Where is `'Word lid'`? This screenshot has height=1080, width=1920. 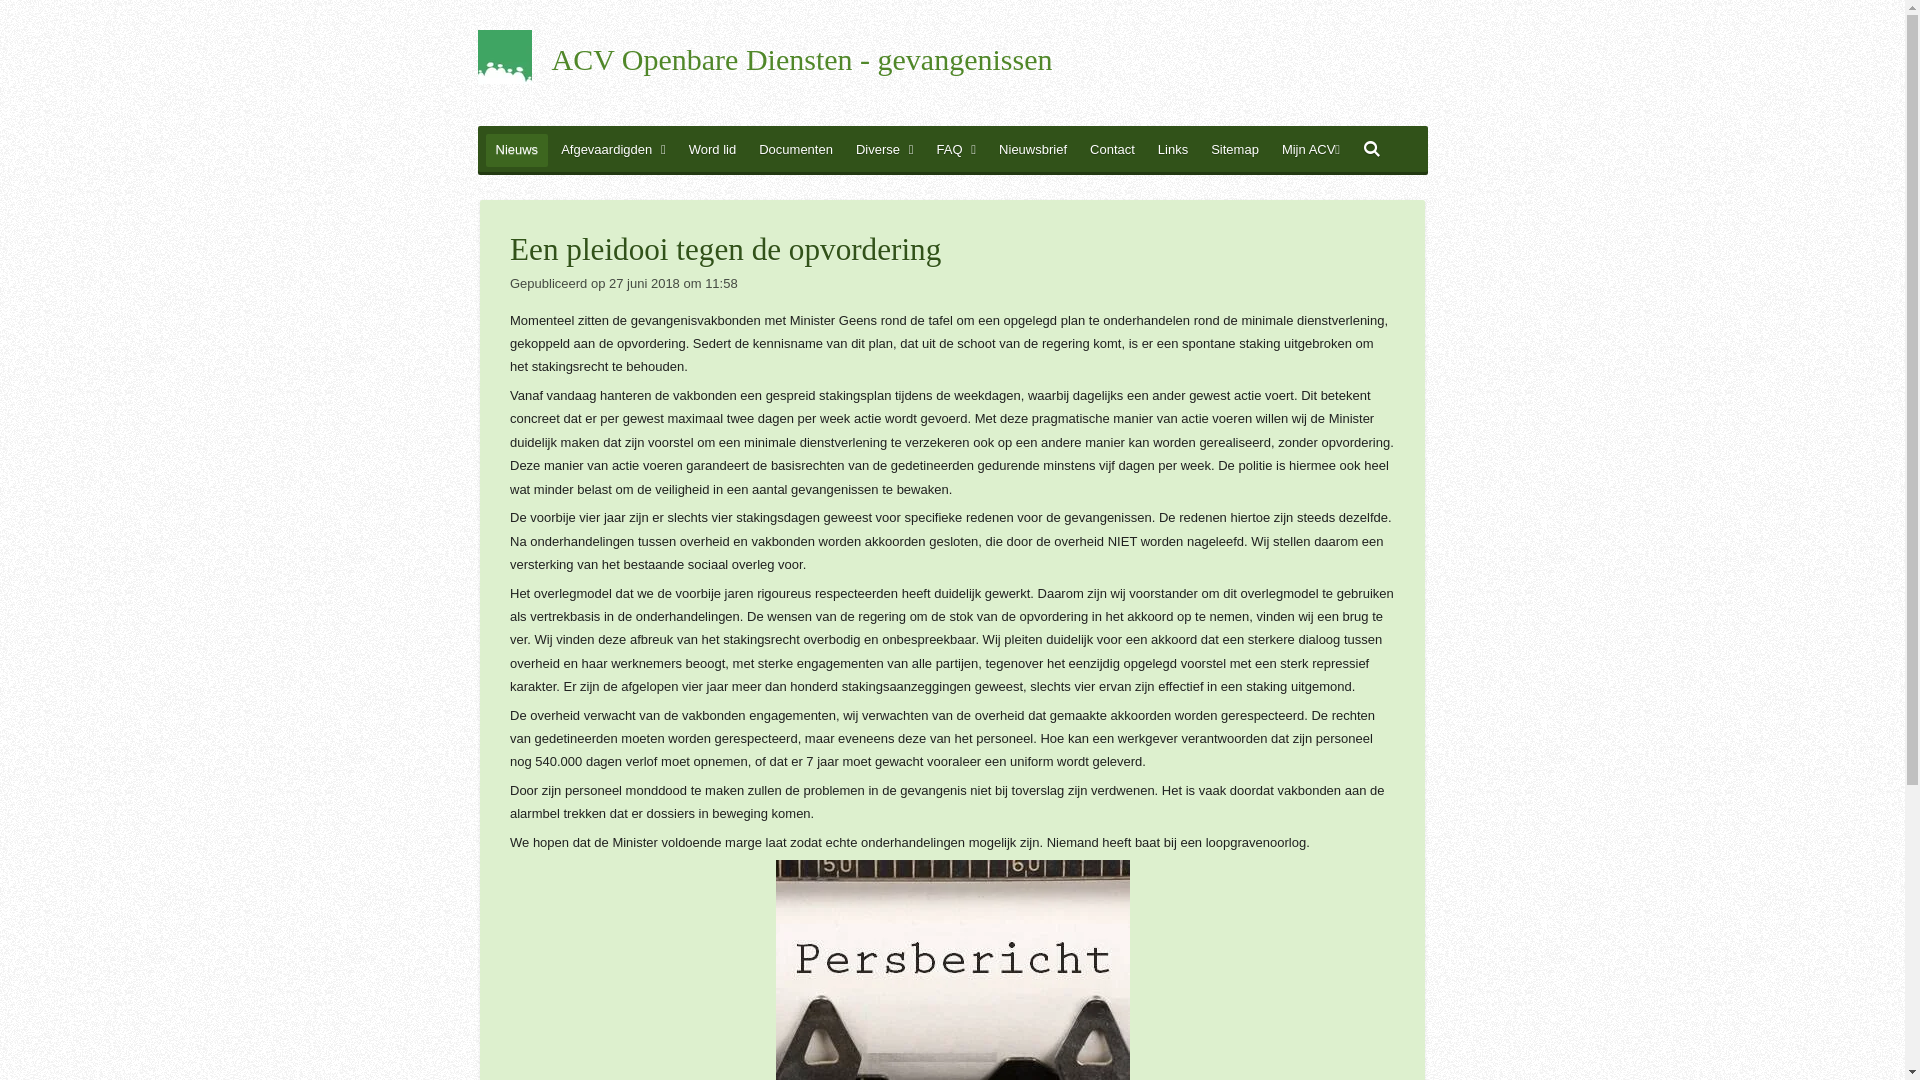
'Word lid' is located at coordinates (712, 149).